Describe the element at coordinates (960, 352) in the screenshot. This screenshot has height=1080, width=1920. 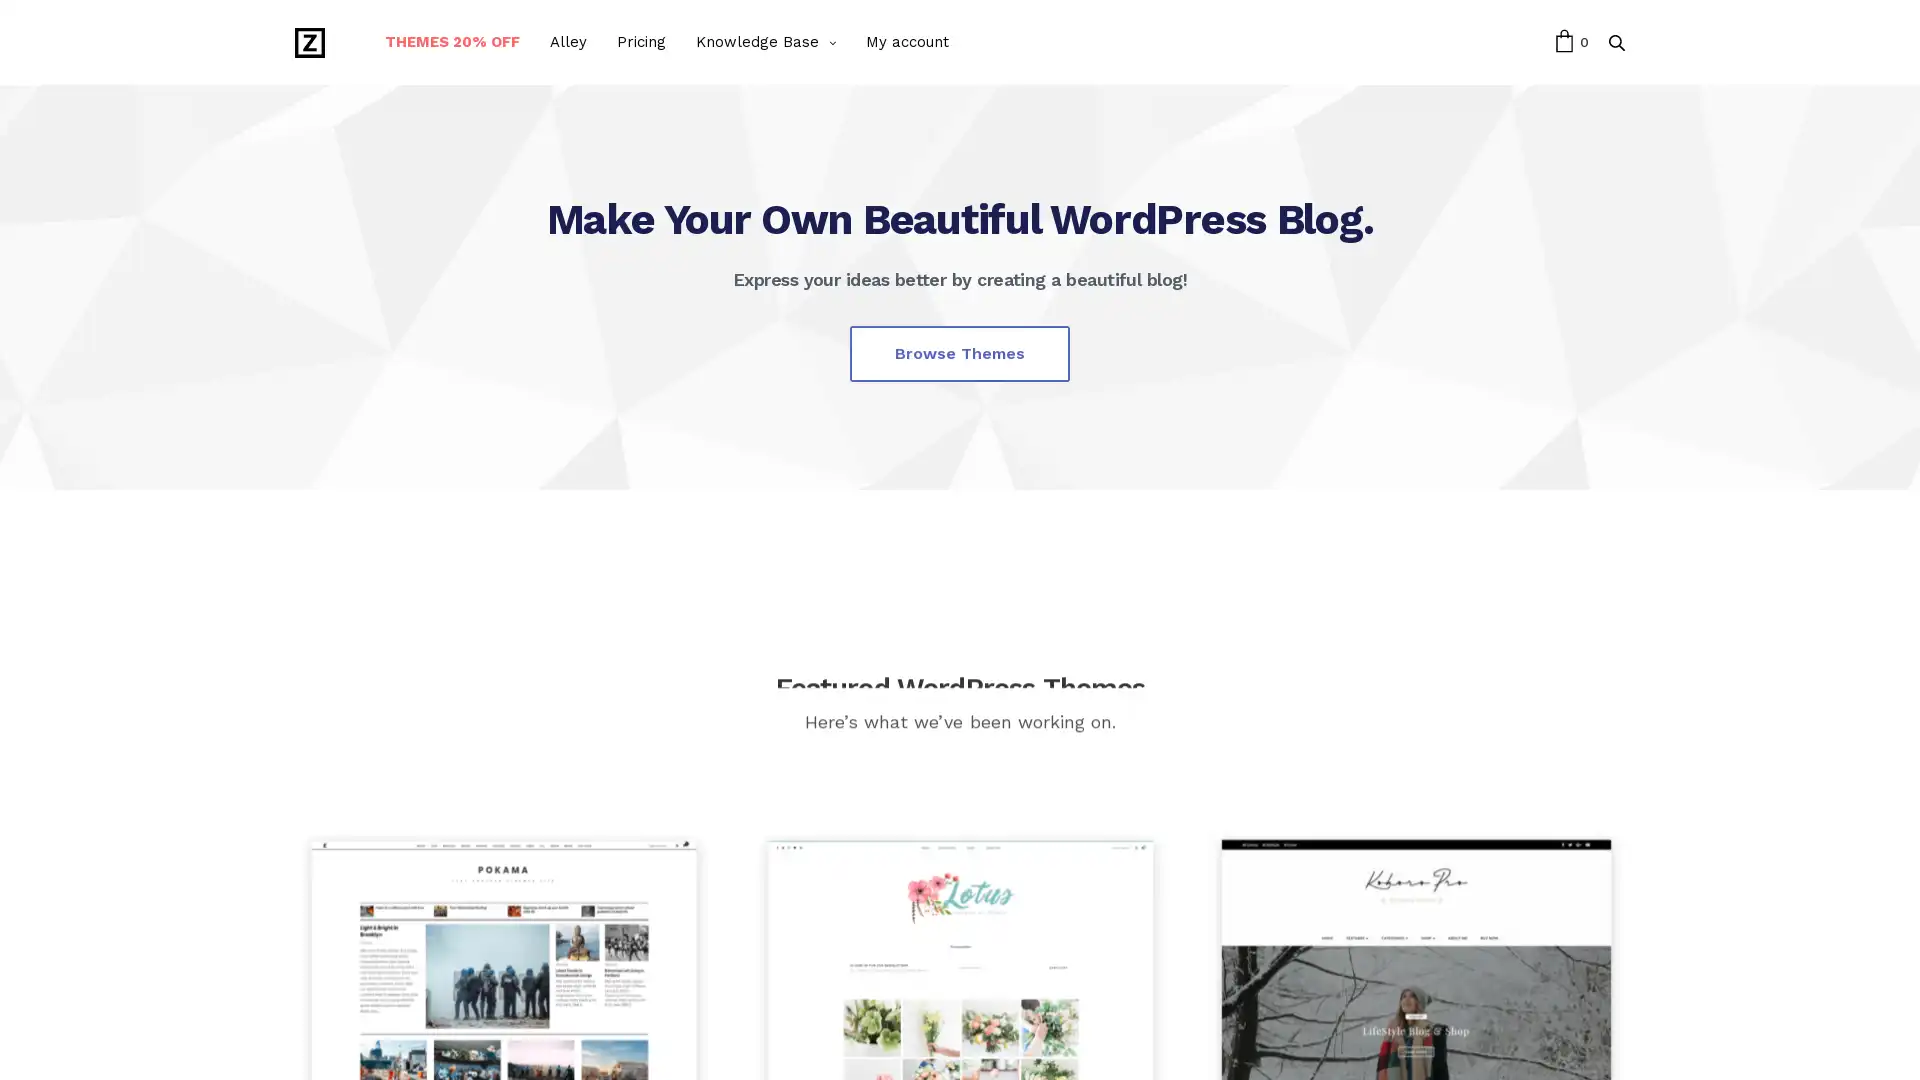
I see `Browse Themes` at that location.